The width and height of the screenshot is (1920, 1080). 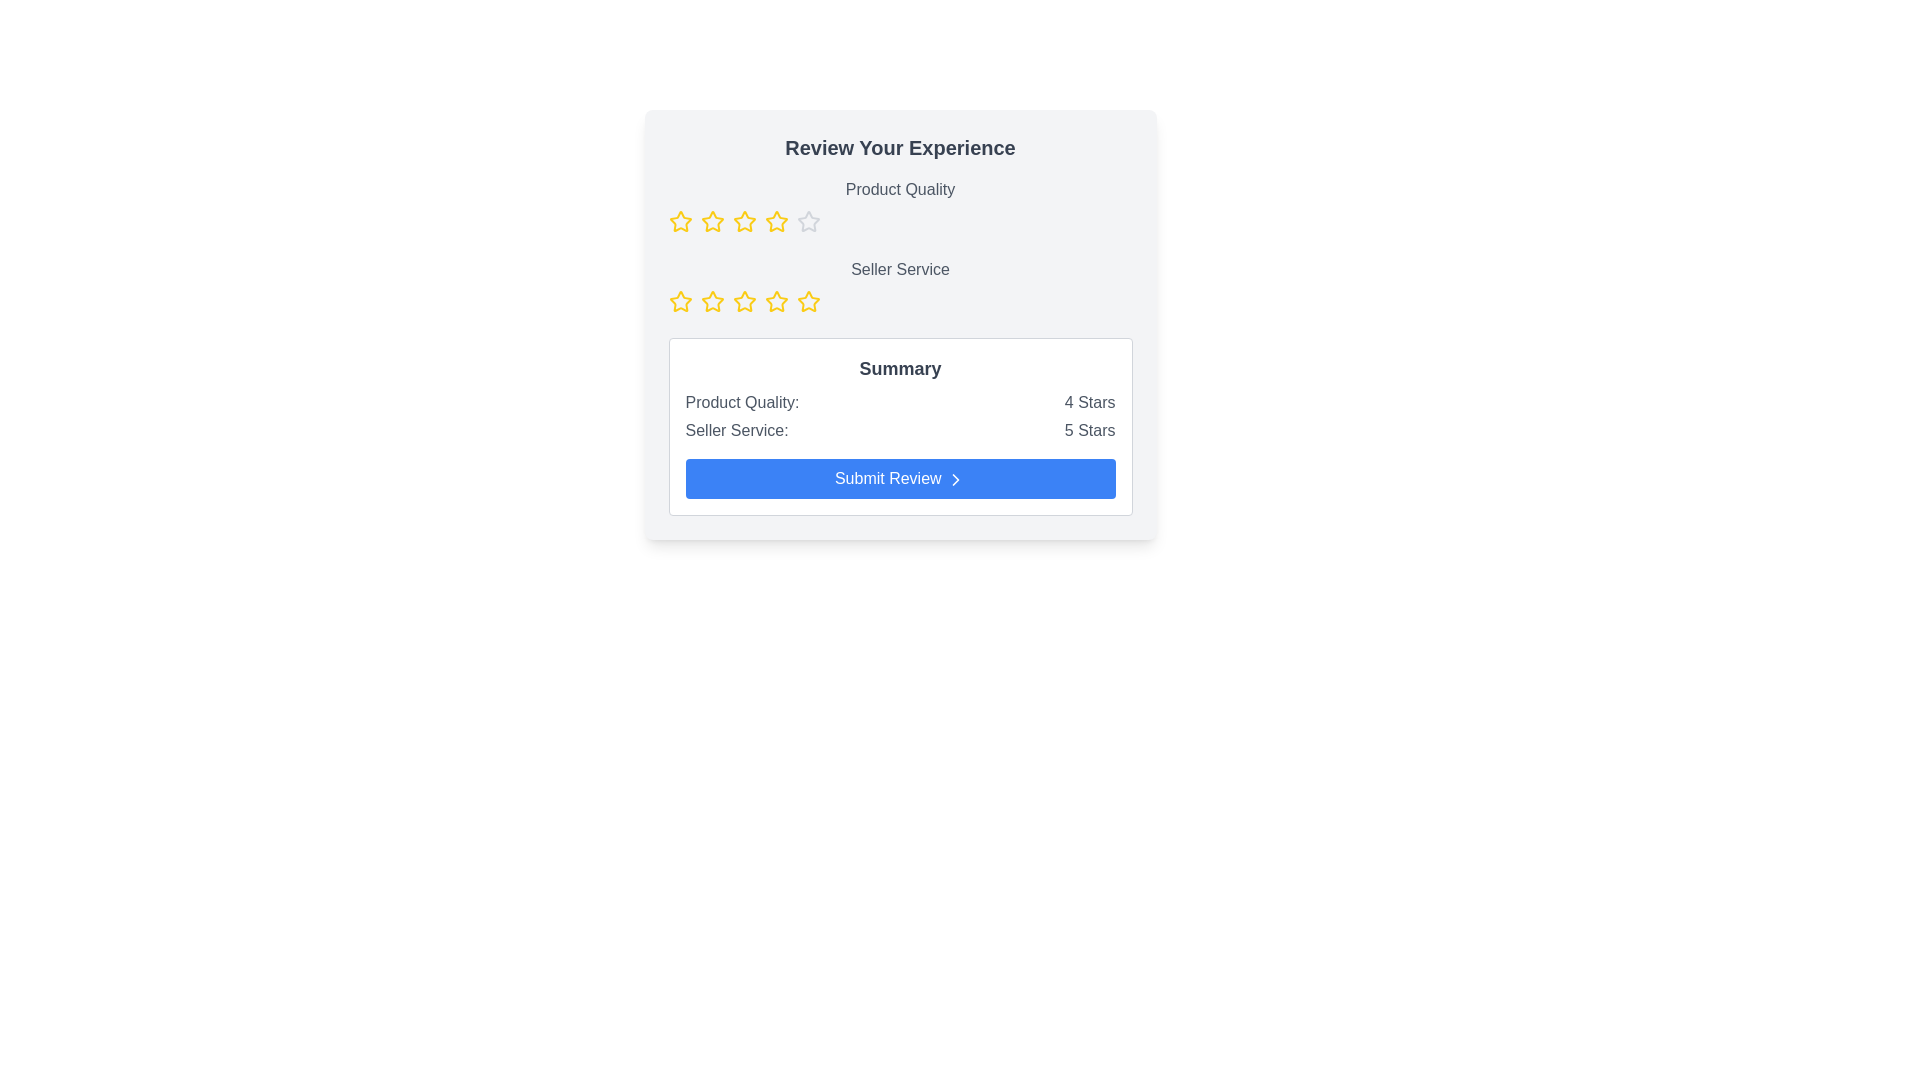 I want to click on the small rightward-pointing chevron icon located beside the 'Submit Review' button to change its appearance, so click(x=955, y=479).